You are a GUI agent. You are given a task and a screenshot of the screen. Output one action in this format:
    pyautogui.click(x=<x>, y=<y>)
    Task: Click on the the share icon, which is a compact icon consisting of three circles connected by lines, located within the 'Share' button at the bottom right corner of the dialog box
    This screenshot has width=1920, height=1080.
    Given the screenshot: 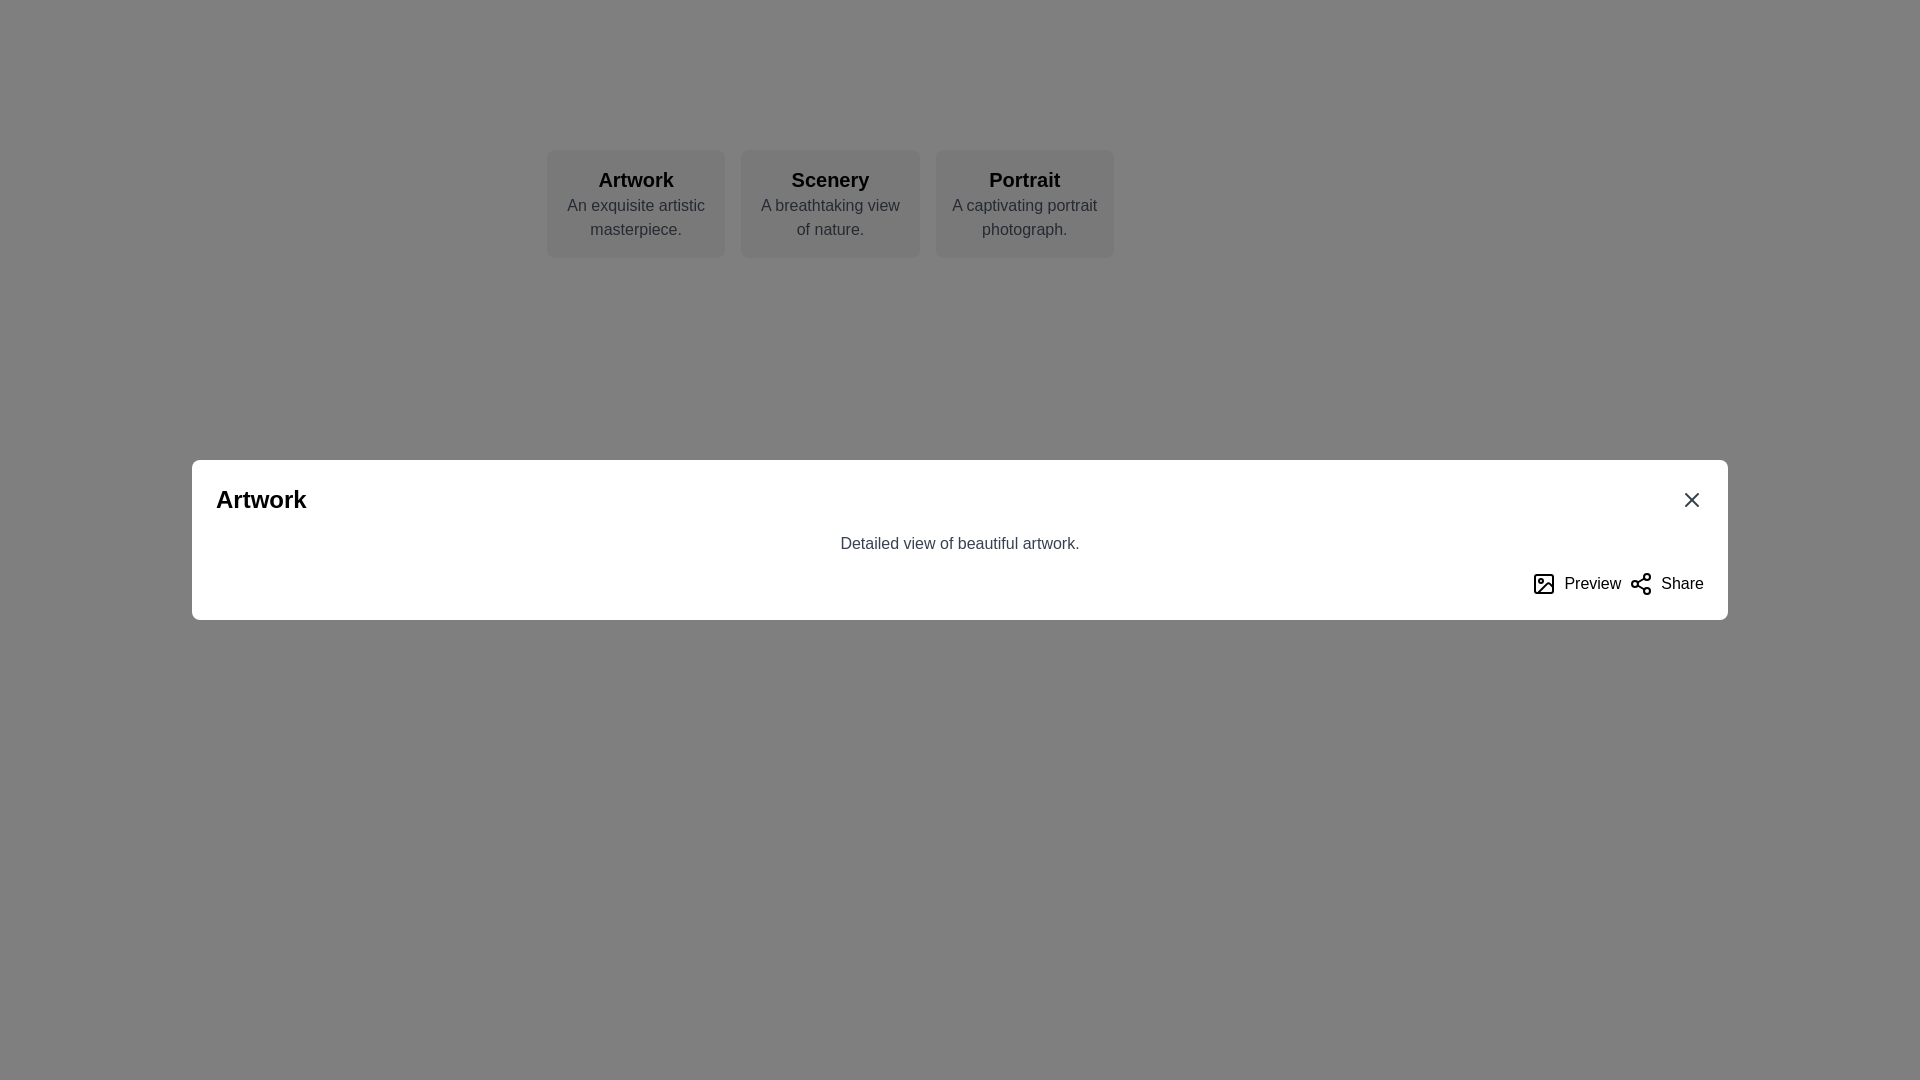 What is the action you would take?
    pyautogui.click(x=1641, y=583)
    